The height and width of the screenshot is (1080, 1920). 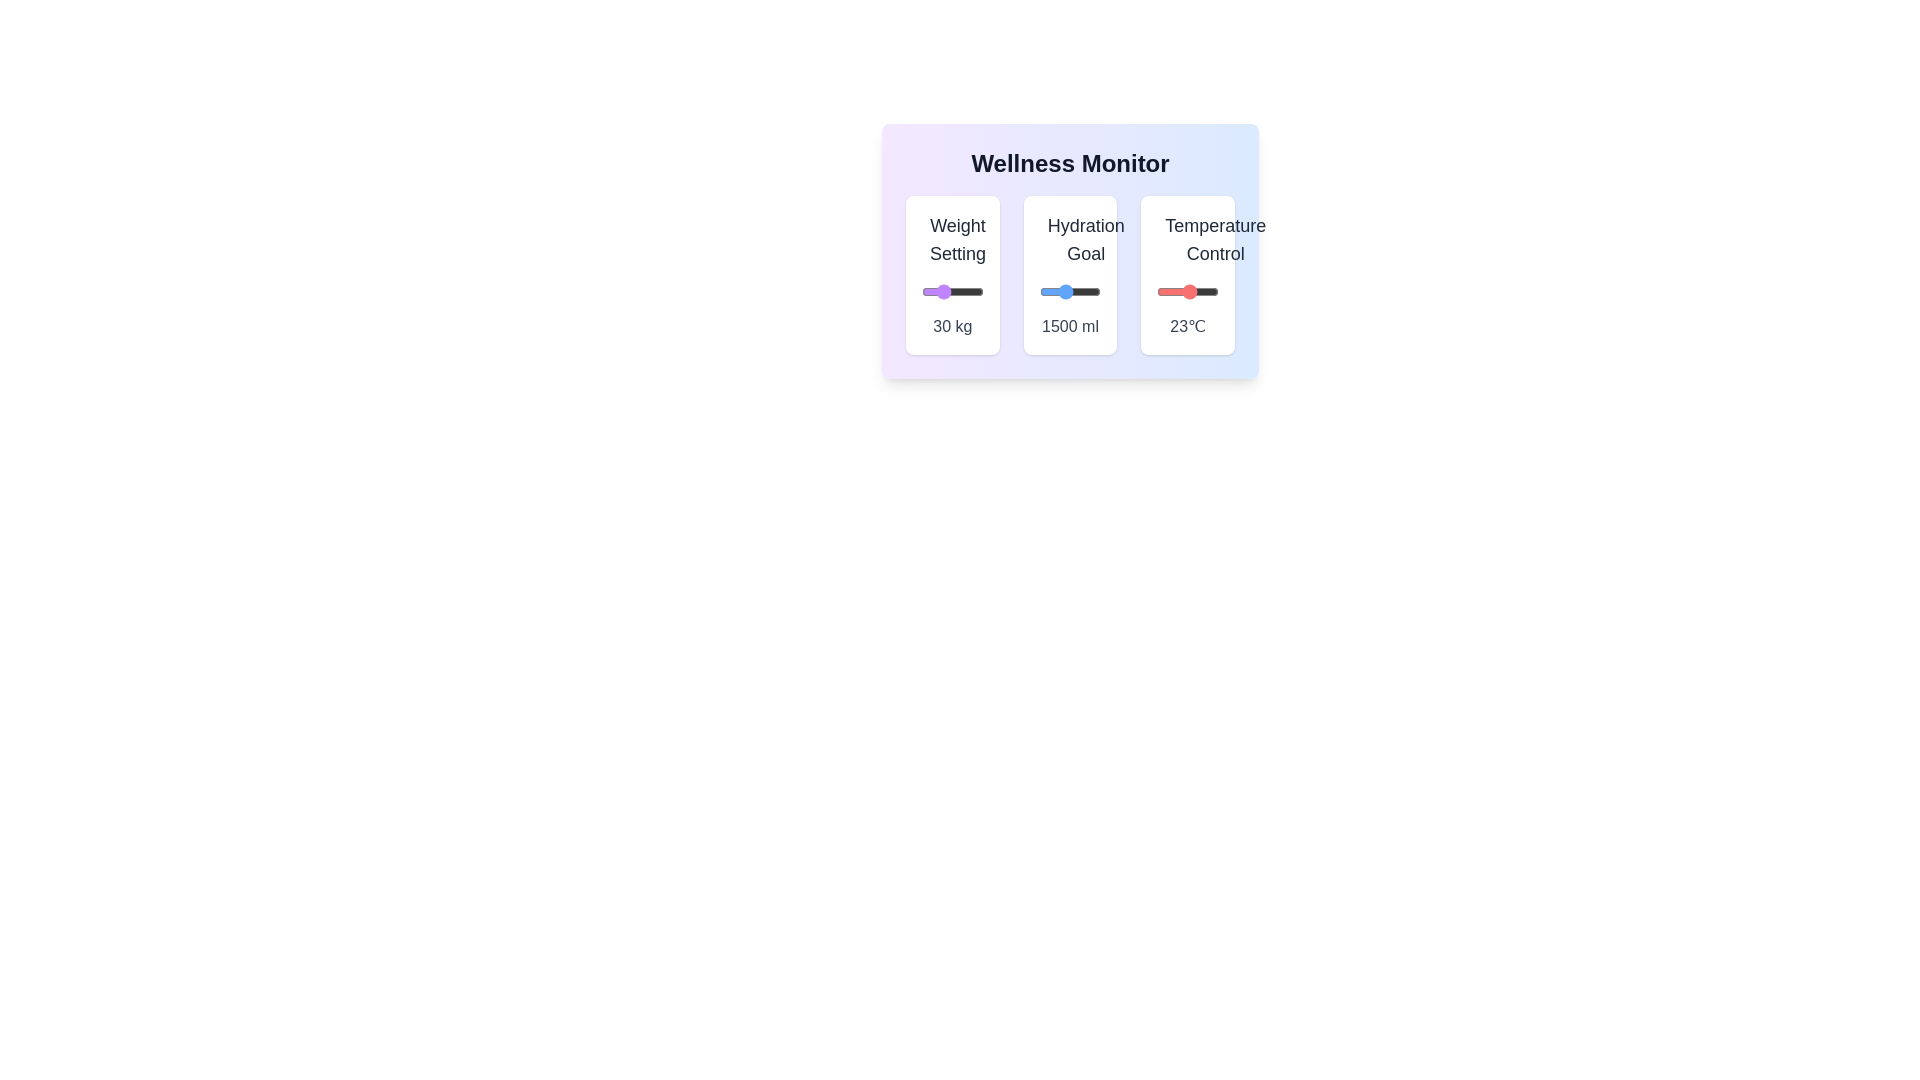 What do you see at coordinates (1169, 238) in the screenshot?
I see `the internal part of the thermometer graphic, which is a subcomponent of the SVG icon representing temperature control, located to the left of the 'Temperature Control' text in the 'Wellness Monitor' interface` at bounding box center [1169, 238].